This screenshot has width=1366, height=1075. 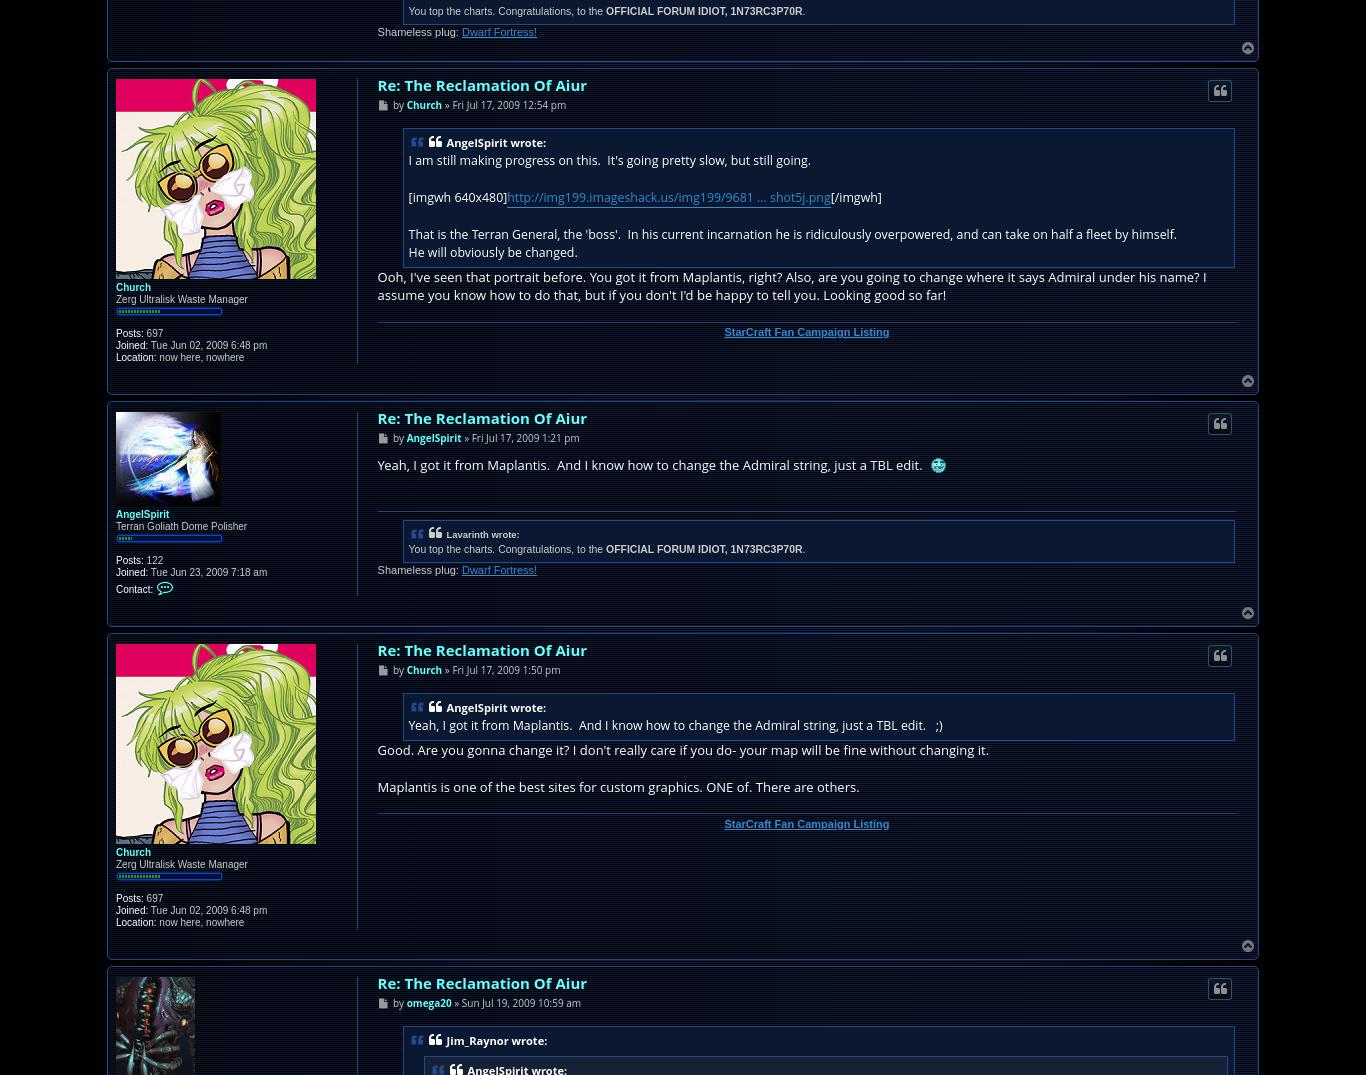 I want to click on 'Contact:', so click(x=114, y=587).